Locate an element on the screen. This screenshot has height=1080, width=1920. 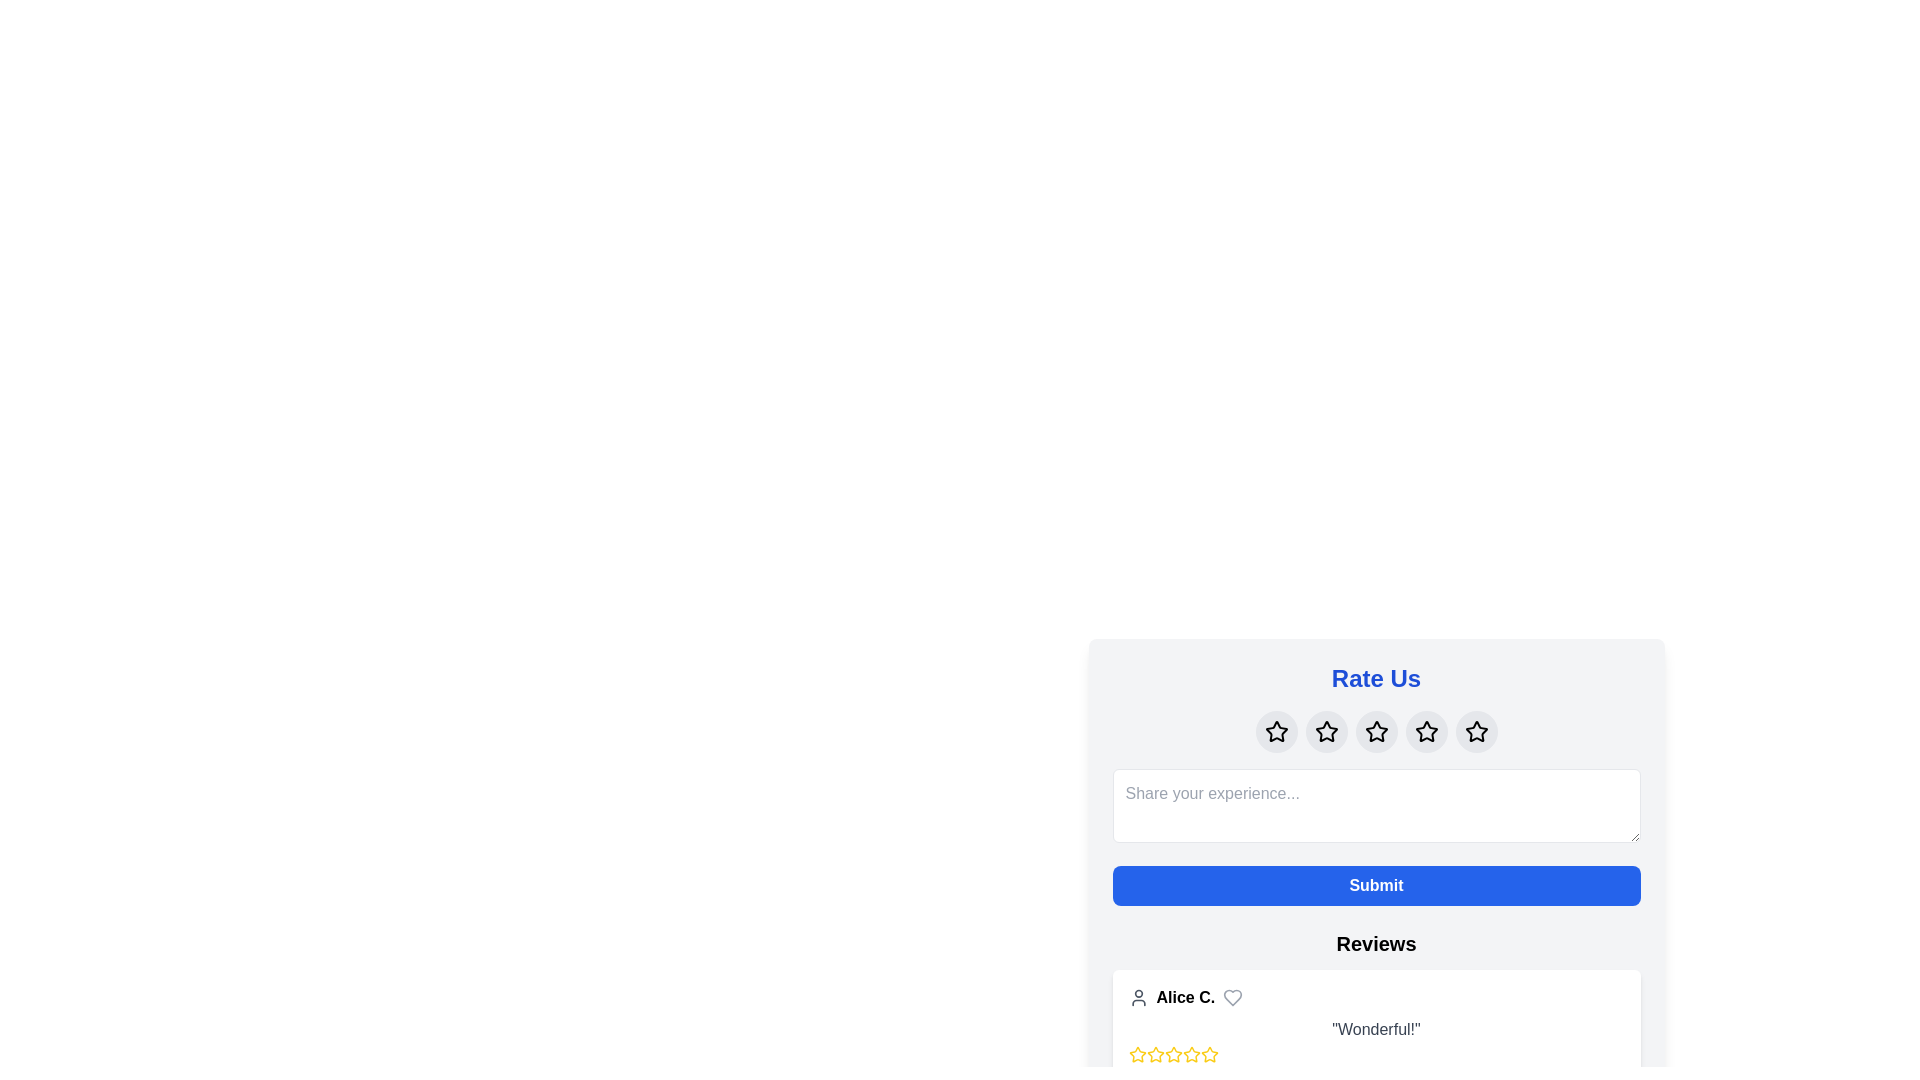
the rating button is located at coordinates (1275, 732).